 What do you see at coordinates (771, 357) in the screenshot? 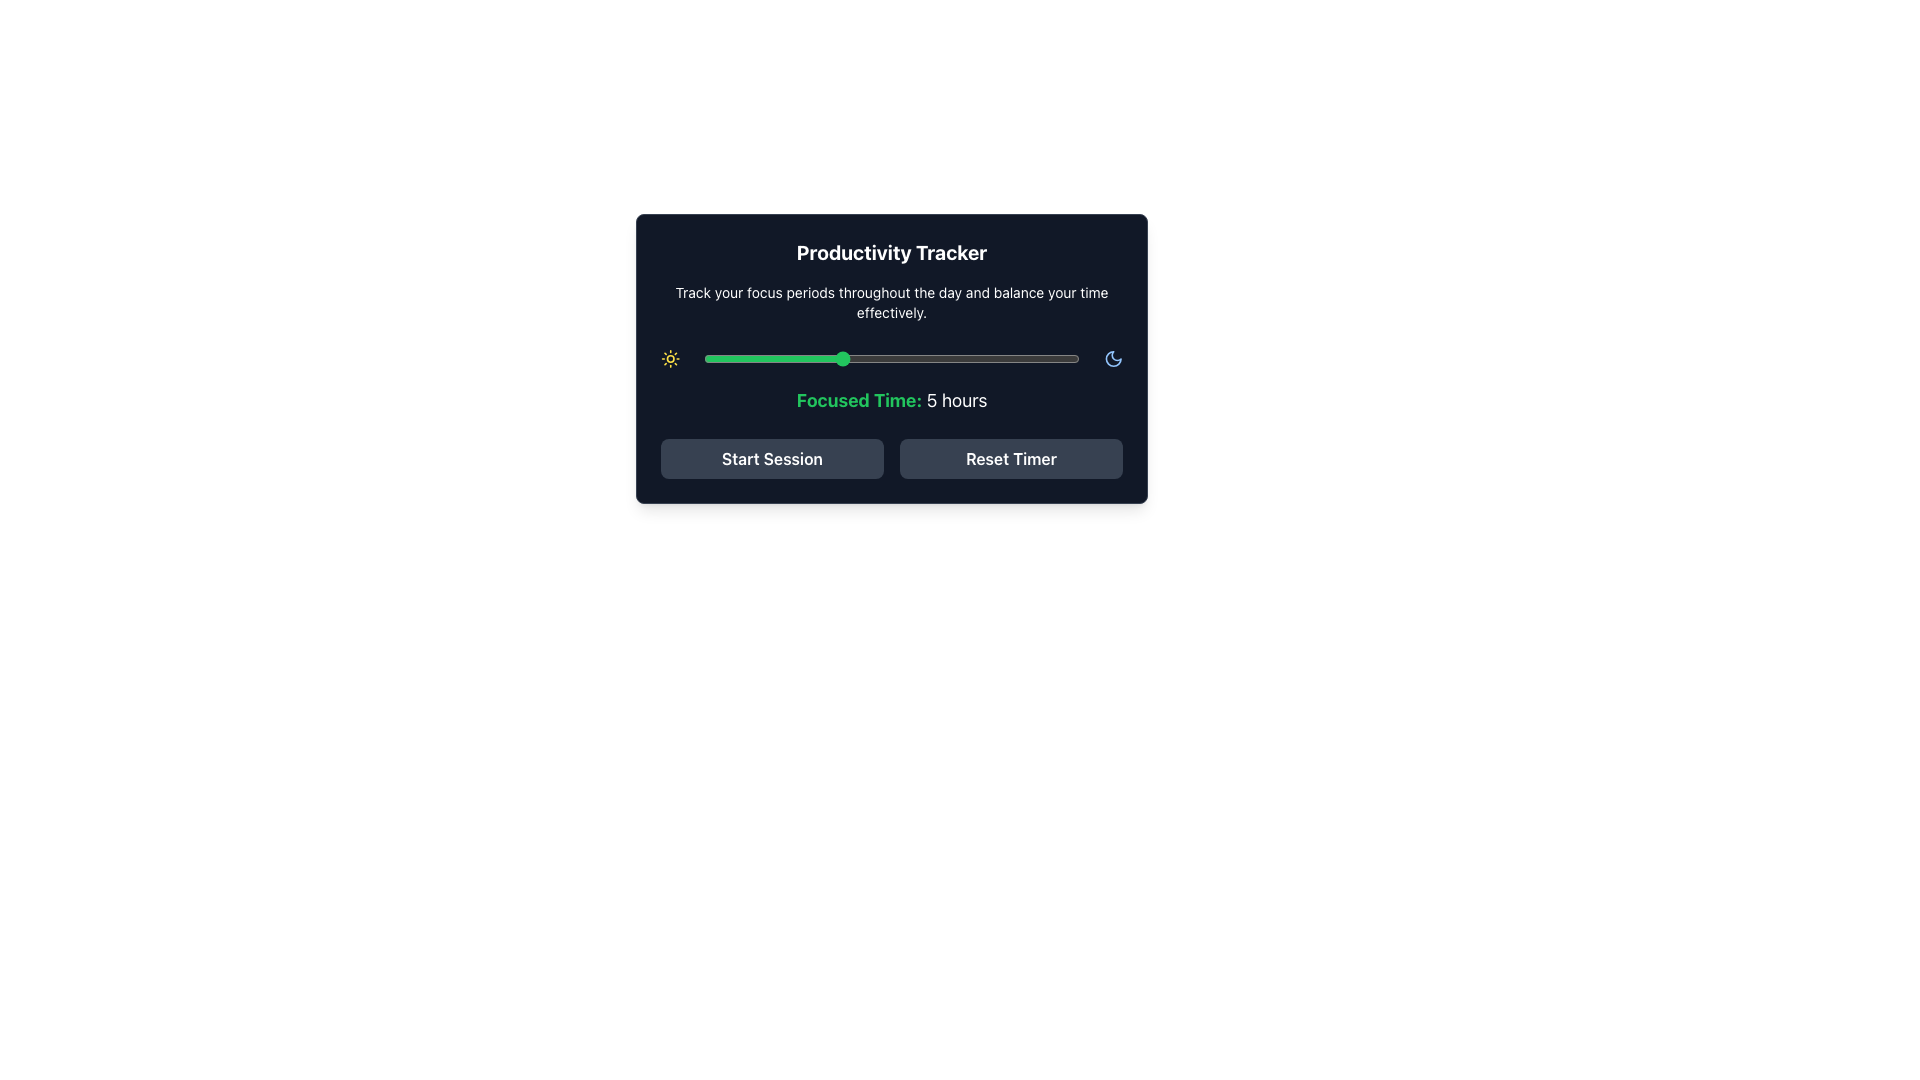
I see `the focus duration` at bounding box center [771, 357].